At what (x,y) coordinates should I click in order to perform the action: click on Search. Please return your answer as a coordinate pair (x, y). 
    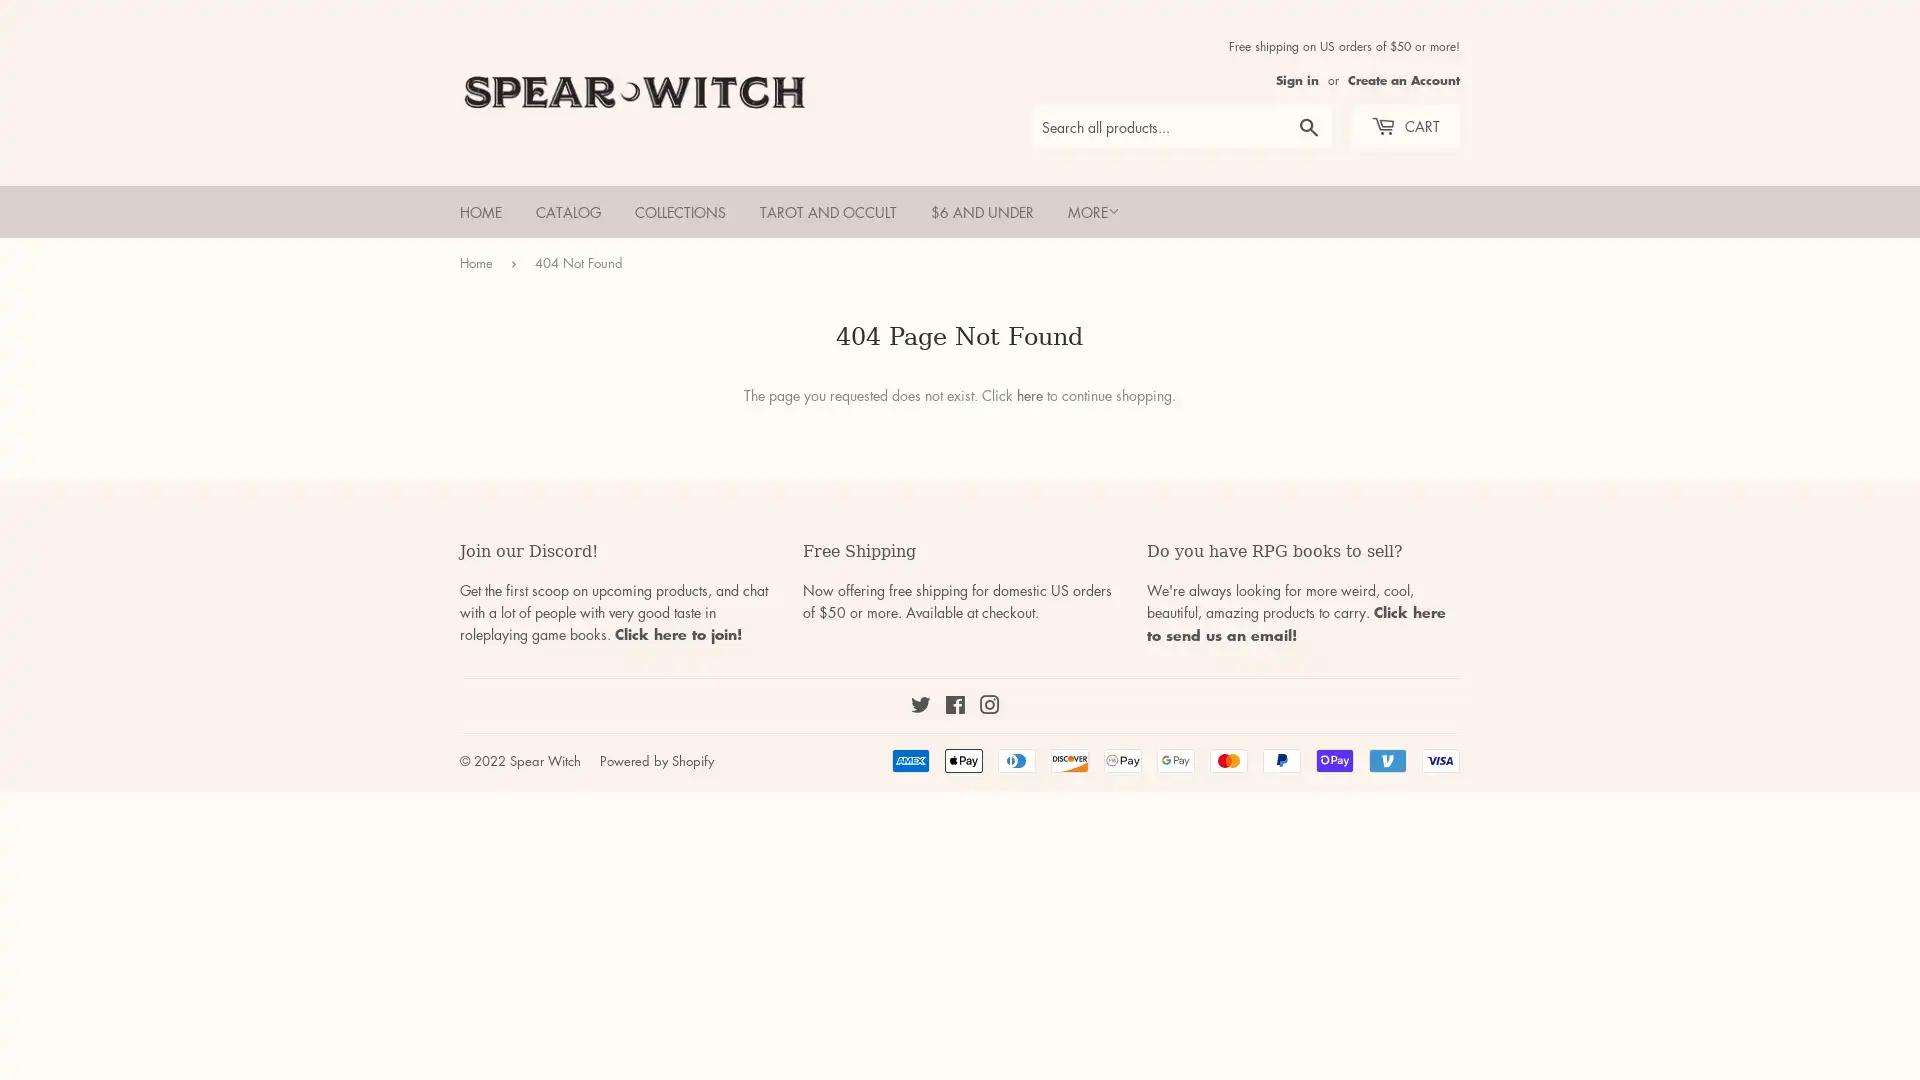
    Looking at the image, I should click on (1309, 127).